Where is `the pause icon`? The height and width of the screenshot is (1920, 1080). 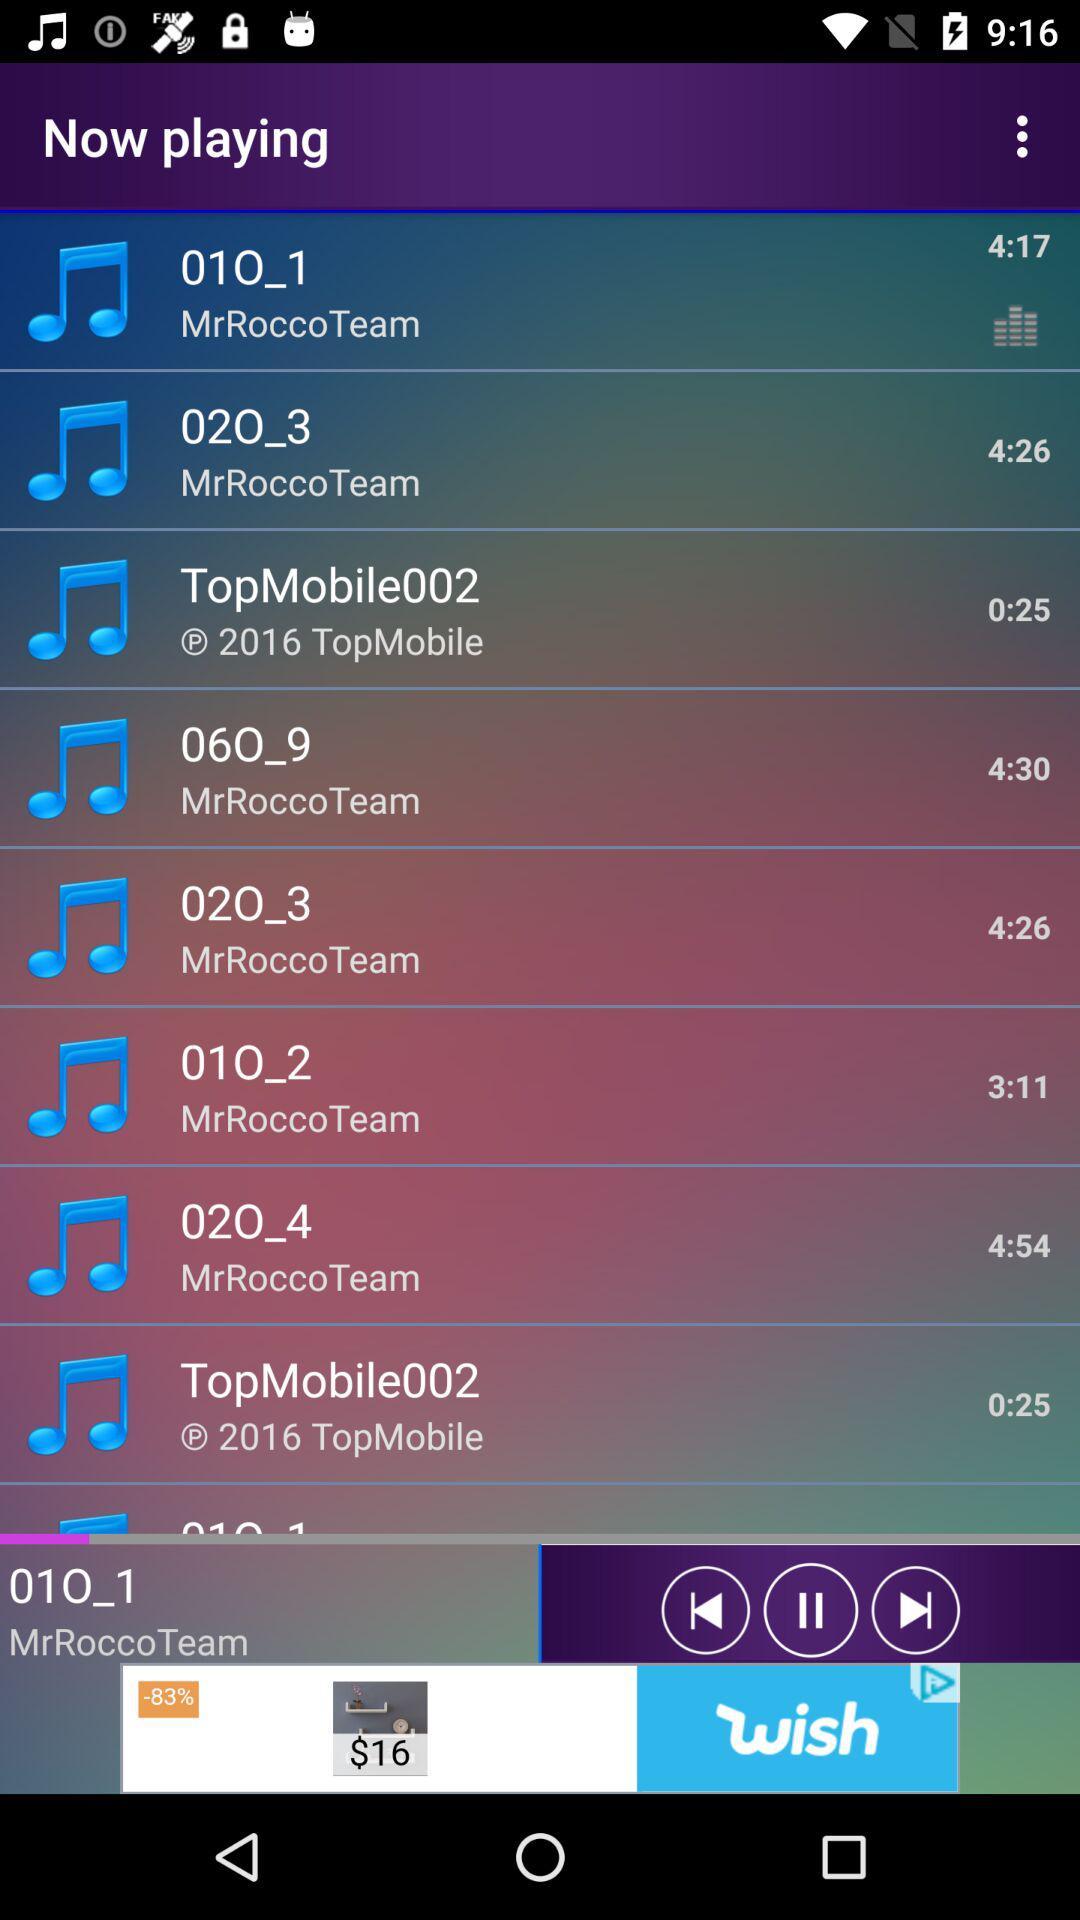 the pause icon is located at coordinates (810, 1610).